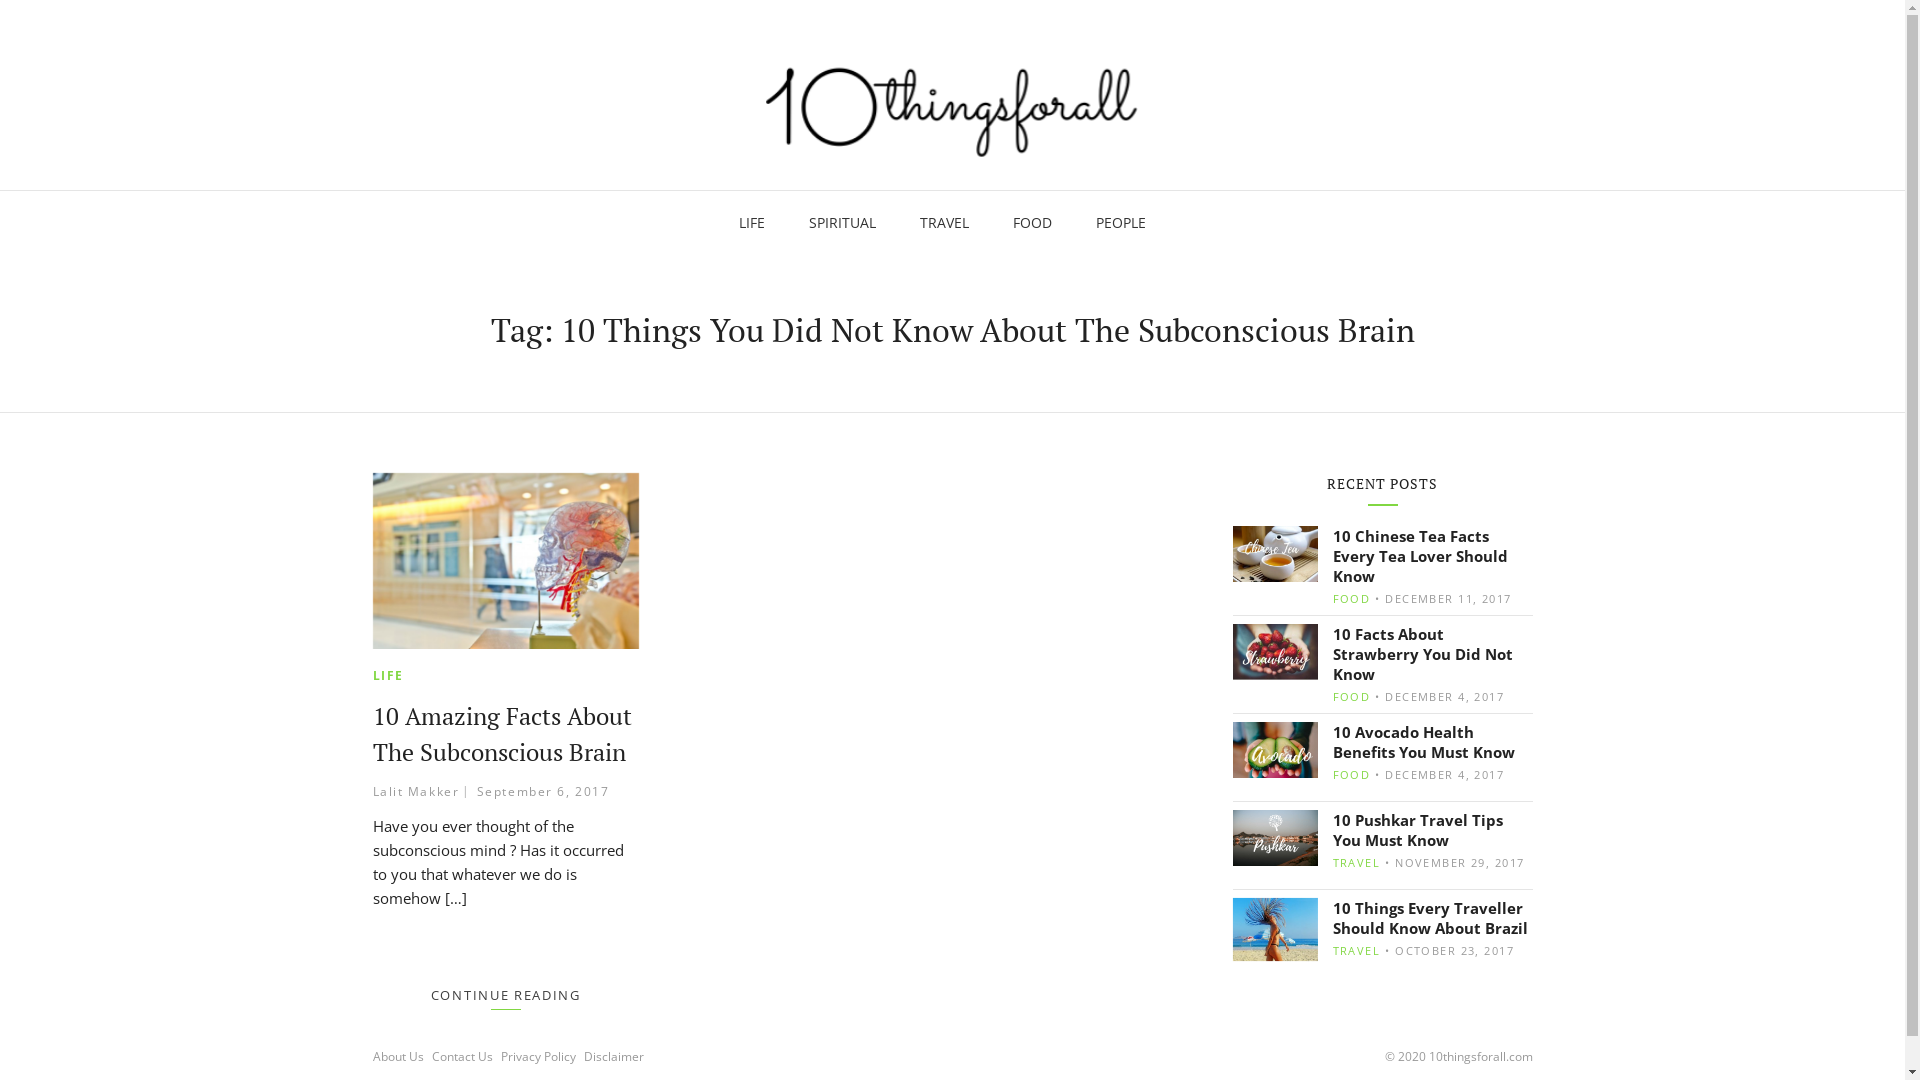  Describe the element at coordinates (387, 675) in the screenshot. I see `'LIFE'` at that location.